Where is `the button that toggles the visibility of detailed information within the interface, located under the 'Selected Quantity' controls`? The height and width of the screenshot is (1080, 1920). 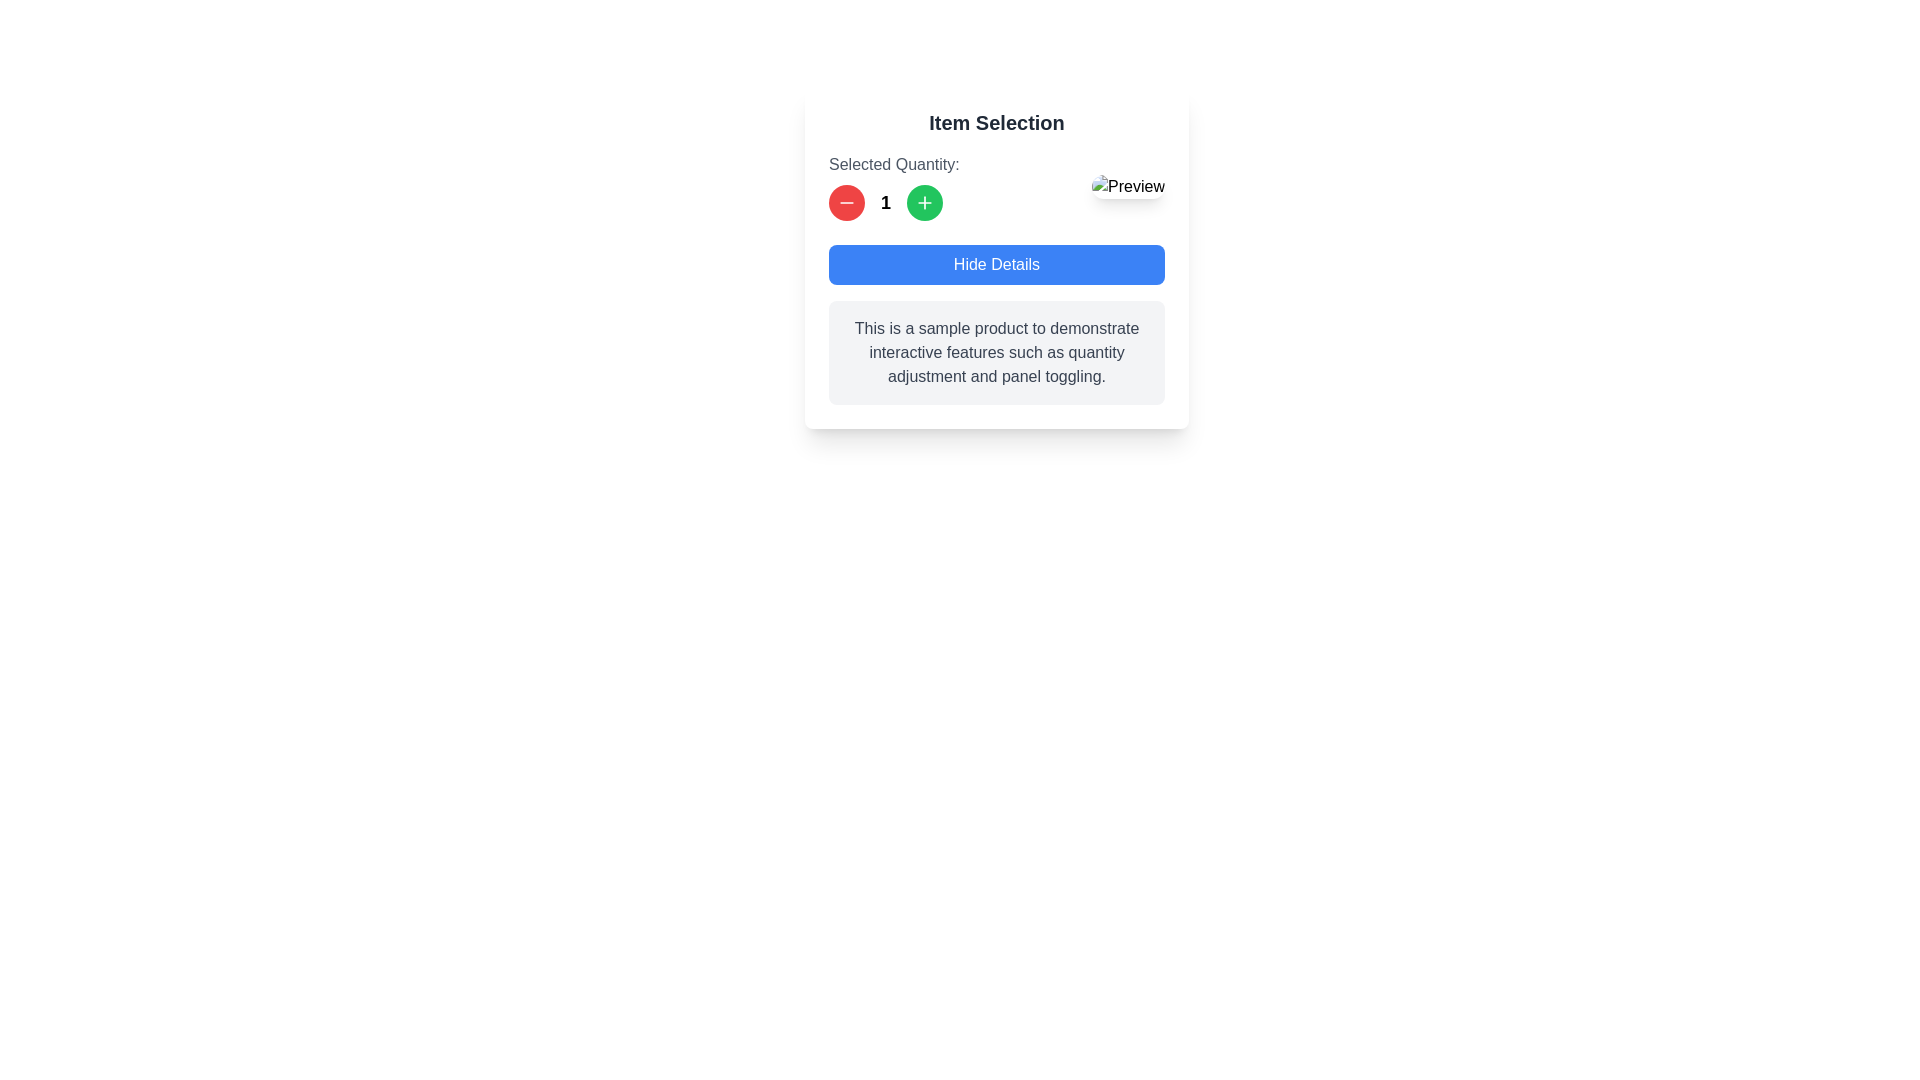 the button that toggles the visibility of detailed information within the interface, located under the 'Selected Quantity' controls is located at coordinates (997, 264).